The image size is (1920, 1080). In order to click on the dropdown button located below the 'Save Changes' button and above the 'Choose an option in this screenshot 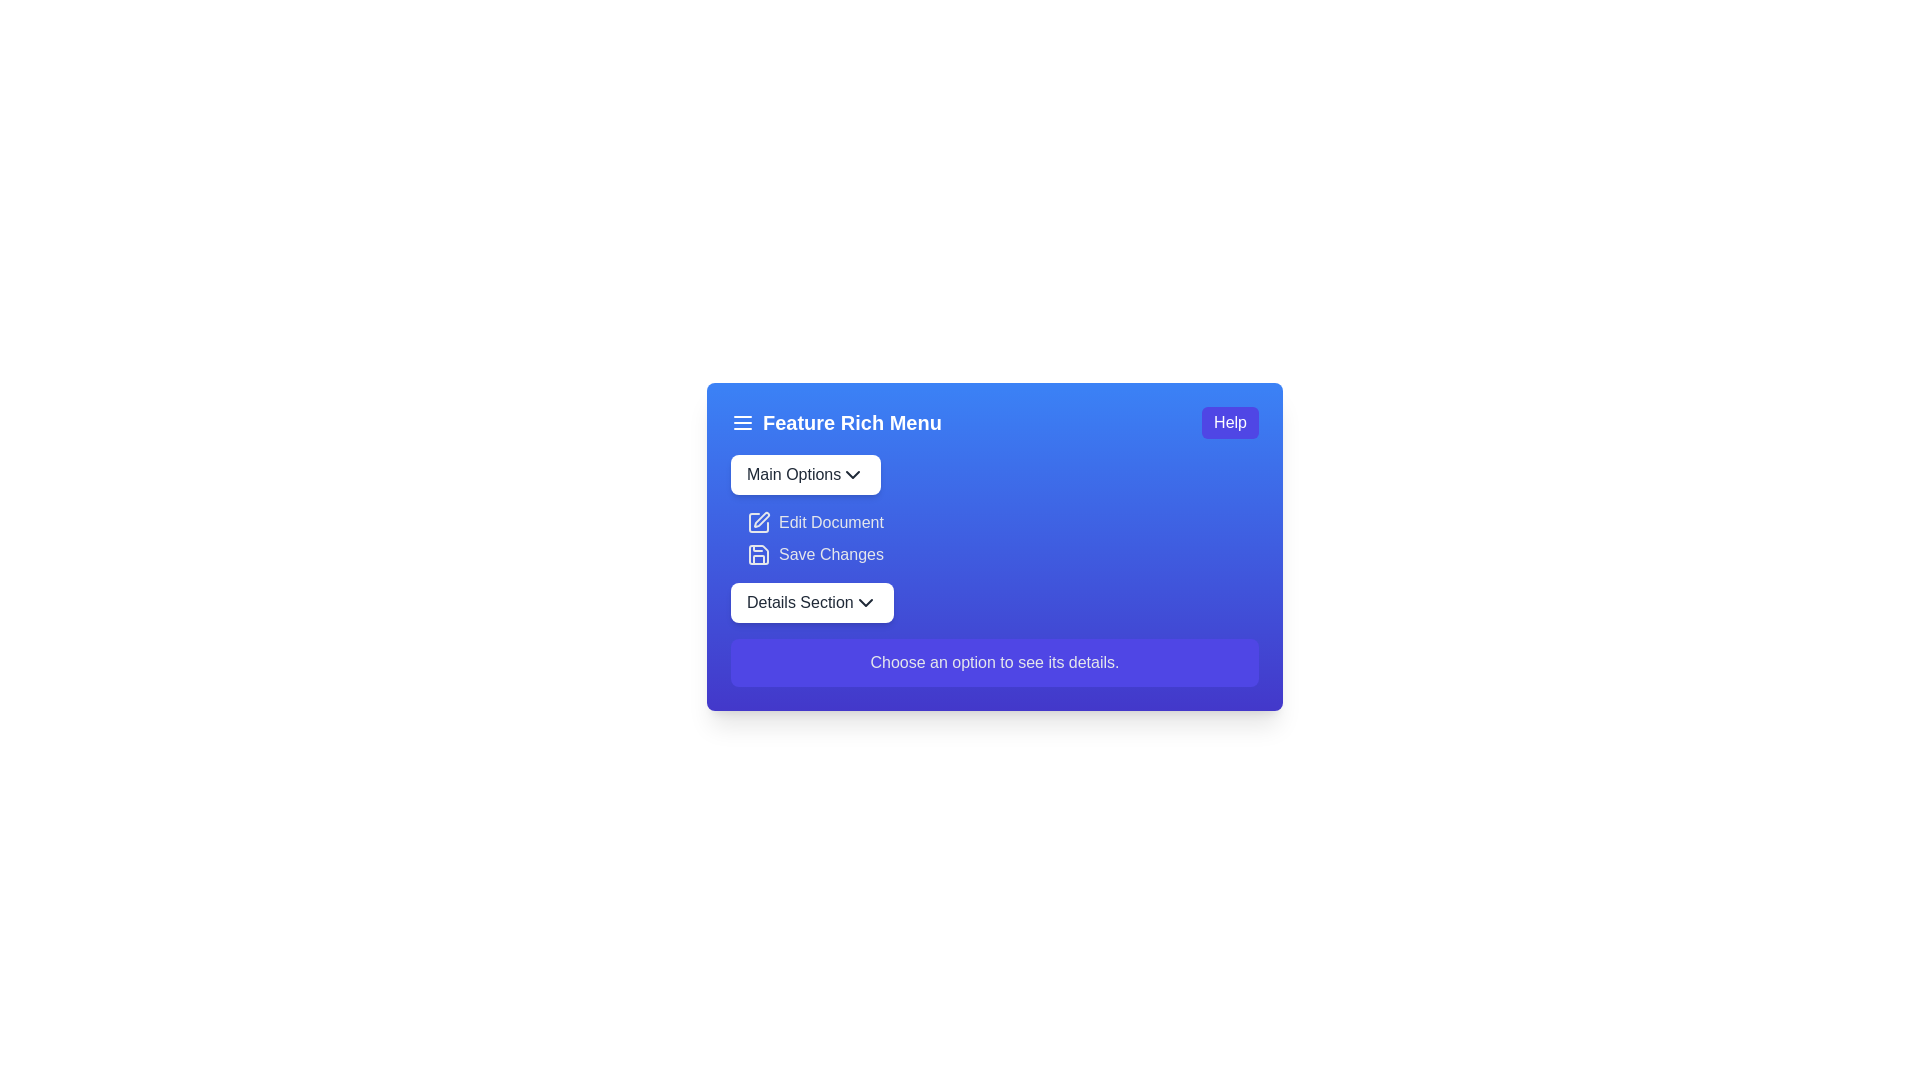, I will do `click(812, 601)`.